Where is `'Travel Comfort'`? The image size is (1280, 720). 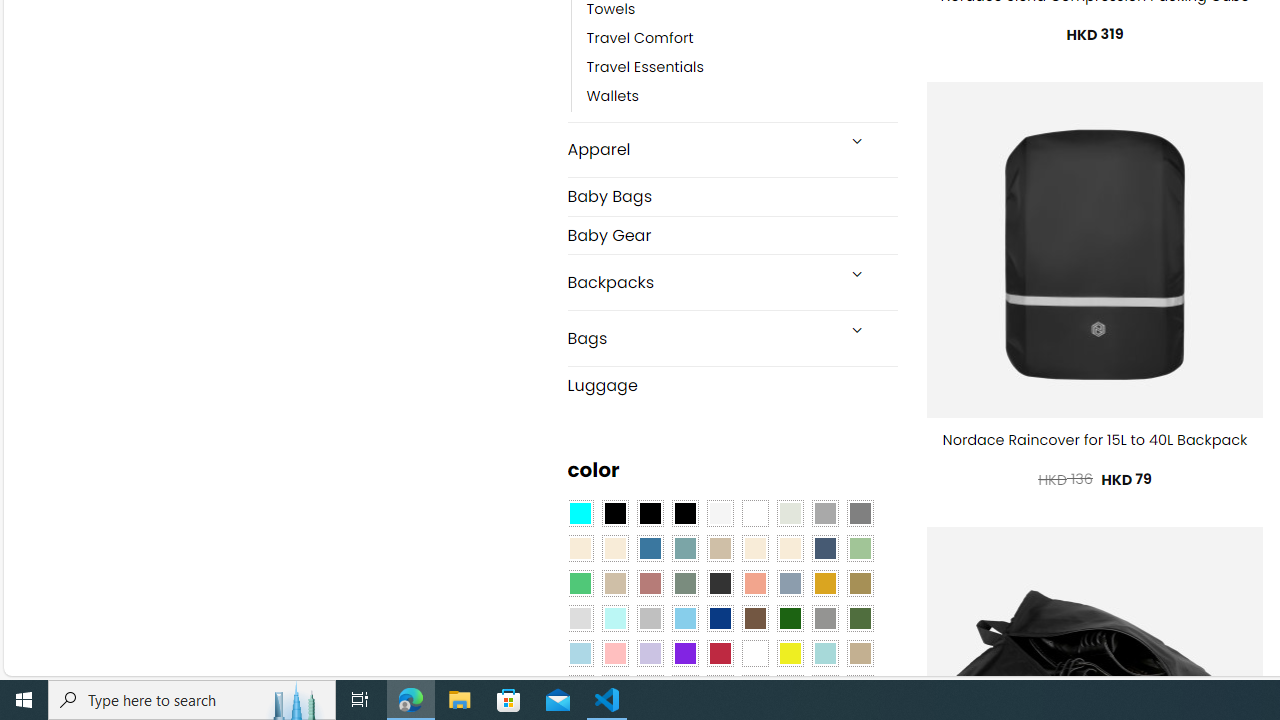
'Travel Comfort' is located at coordinates (640, 38).